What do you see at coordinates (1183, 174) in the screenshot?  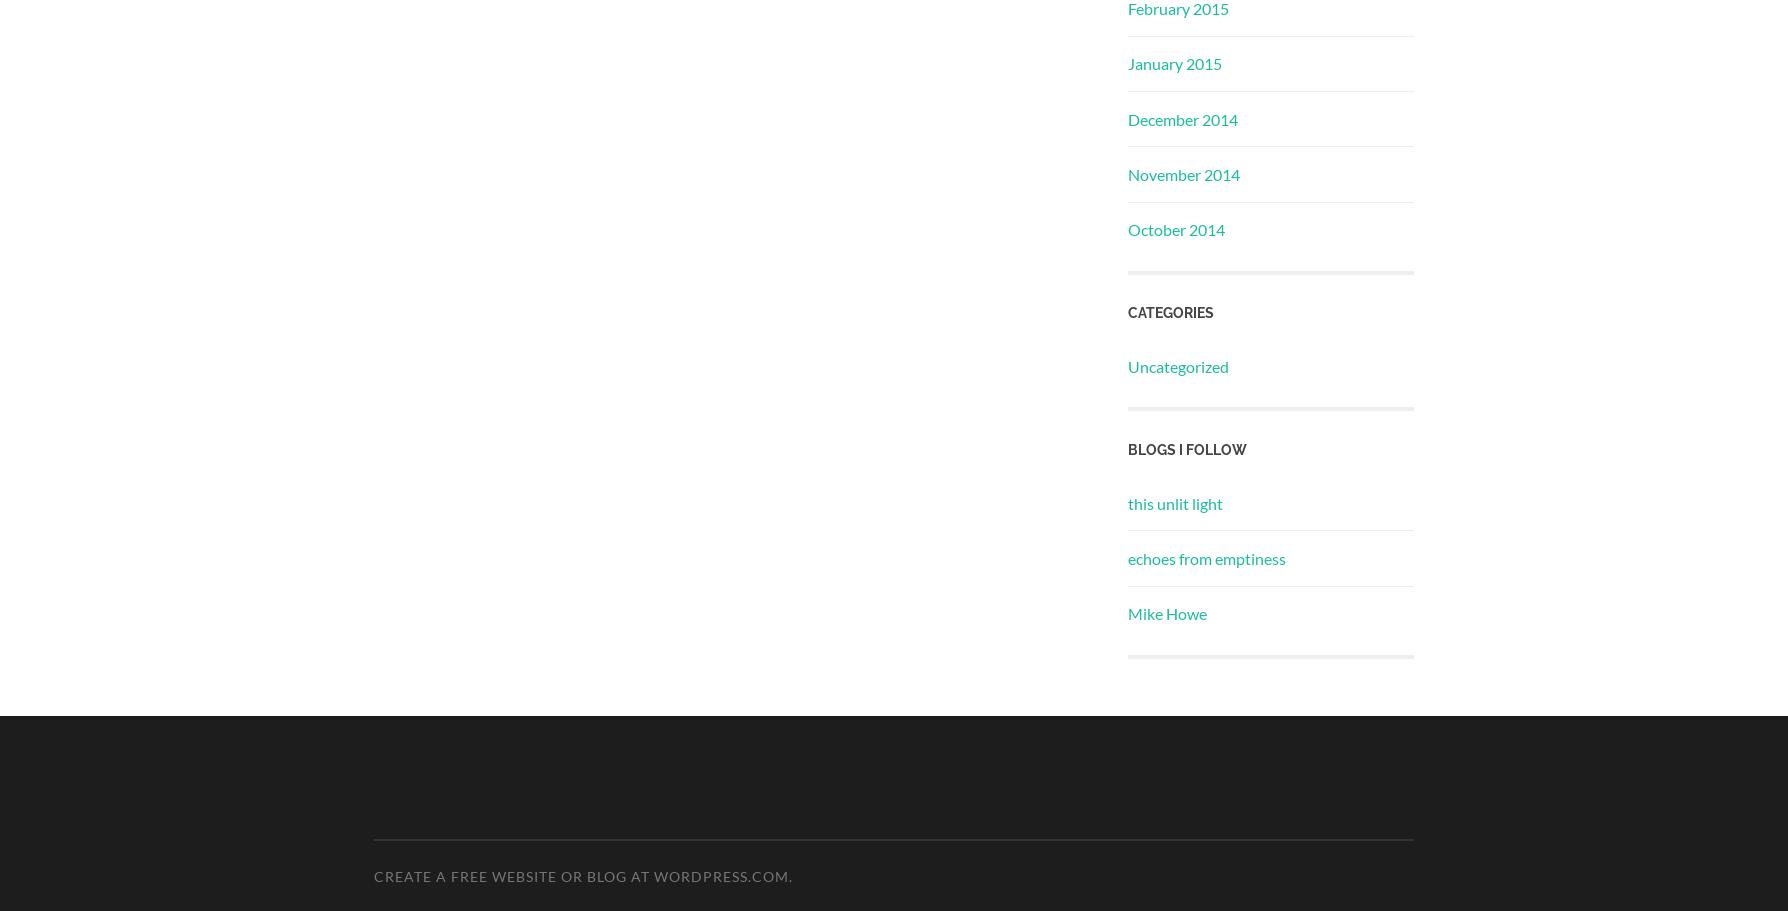 I see `'November 2014'` at bounding box center [1183, 174].